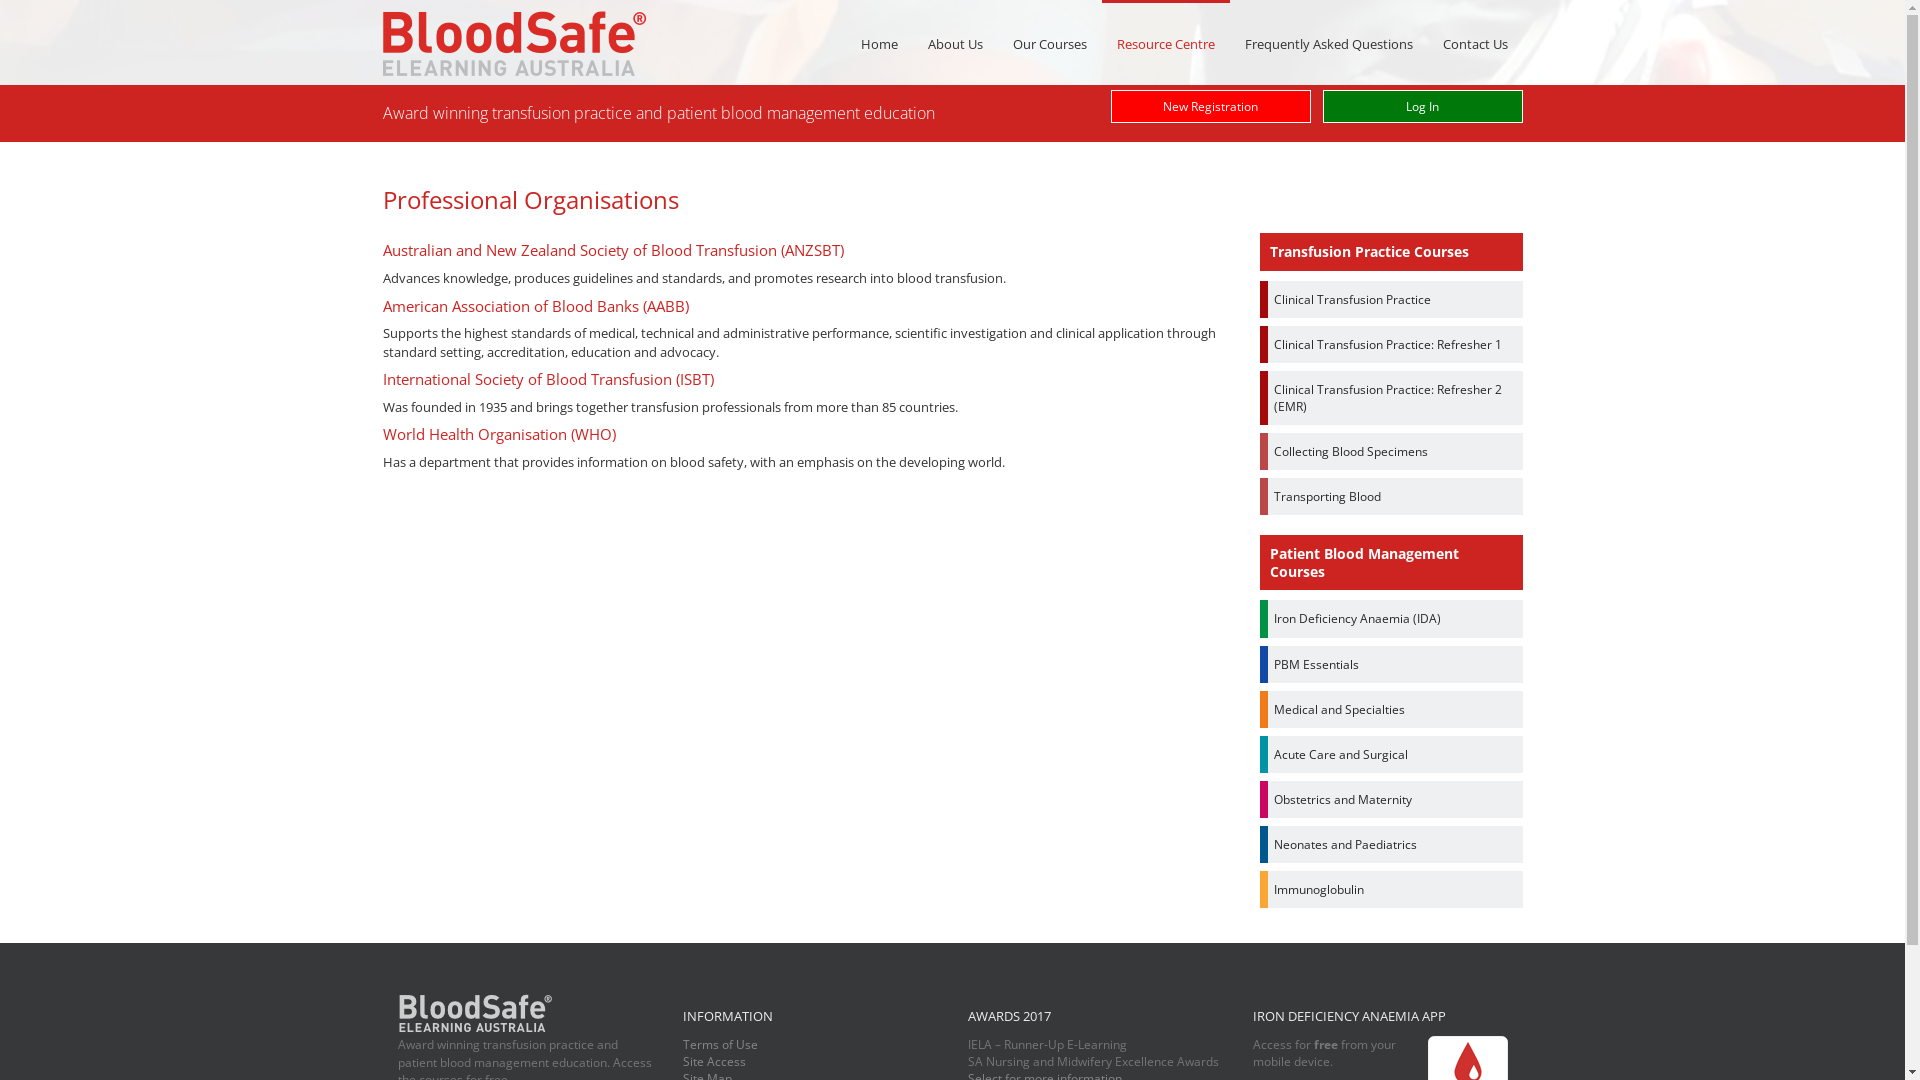  Describe the element at coordinates (1329, 43) in the screenshot. I see `'Frequently Asked Questions'` at that location.